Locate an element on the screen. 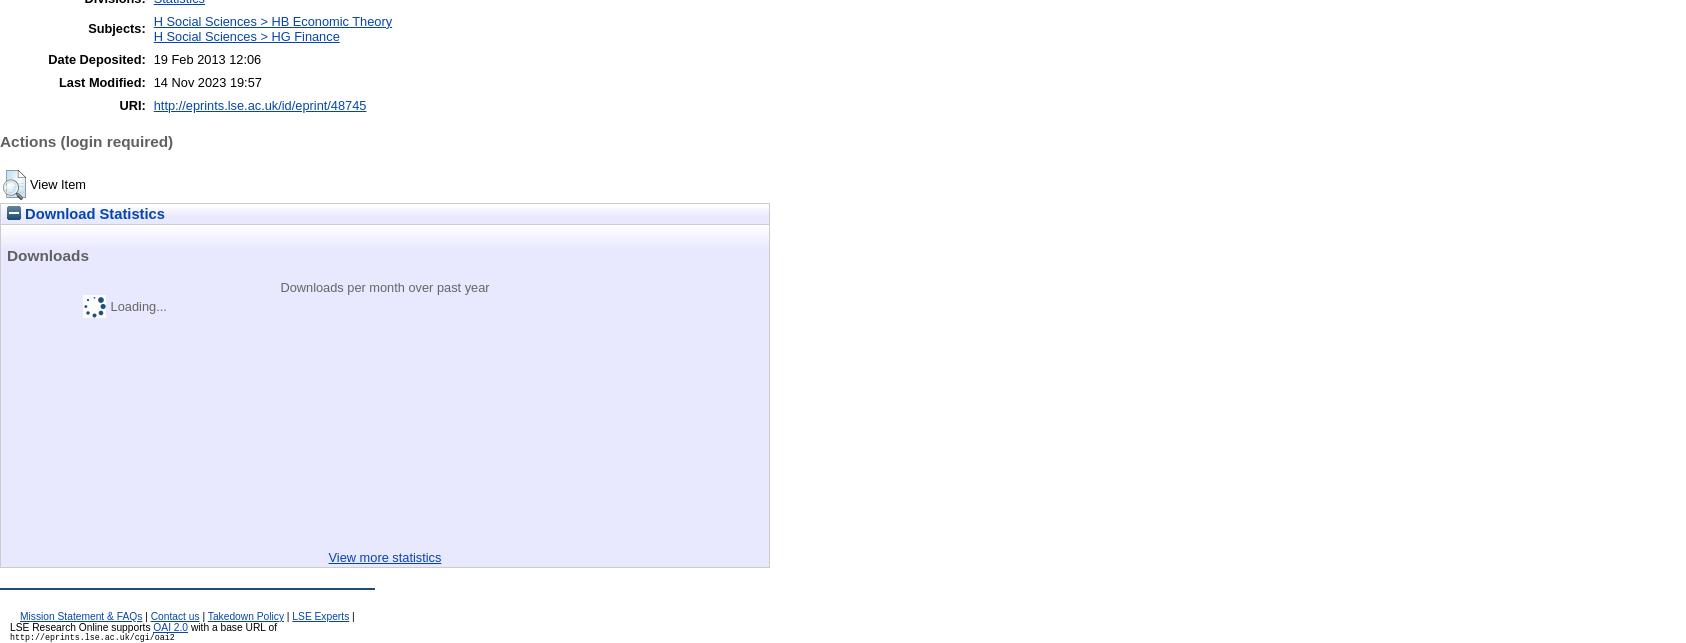  'URI:' is located at coordinates (118, 104).